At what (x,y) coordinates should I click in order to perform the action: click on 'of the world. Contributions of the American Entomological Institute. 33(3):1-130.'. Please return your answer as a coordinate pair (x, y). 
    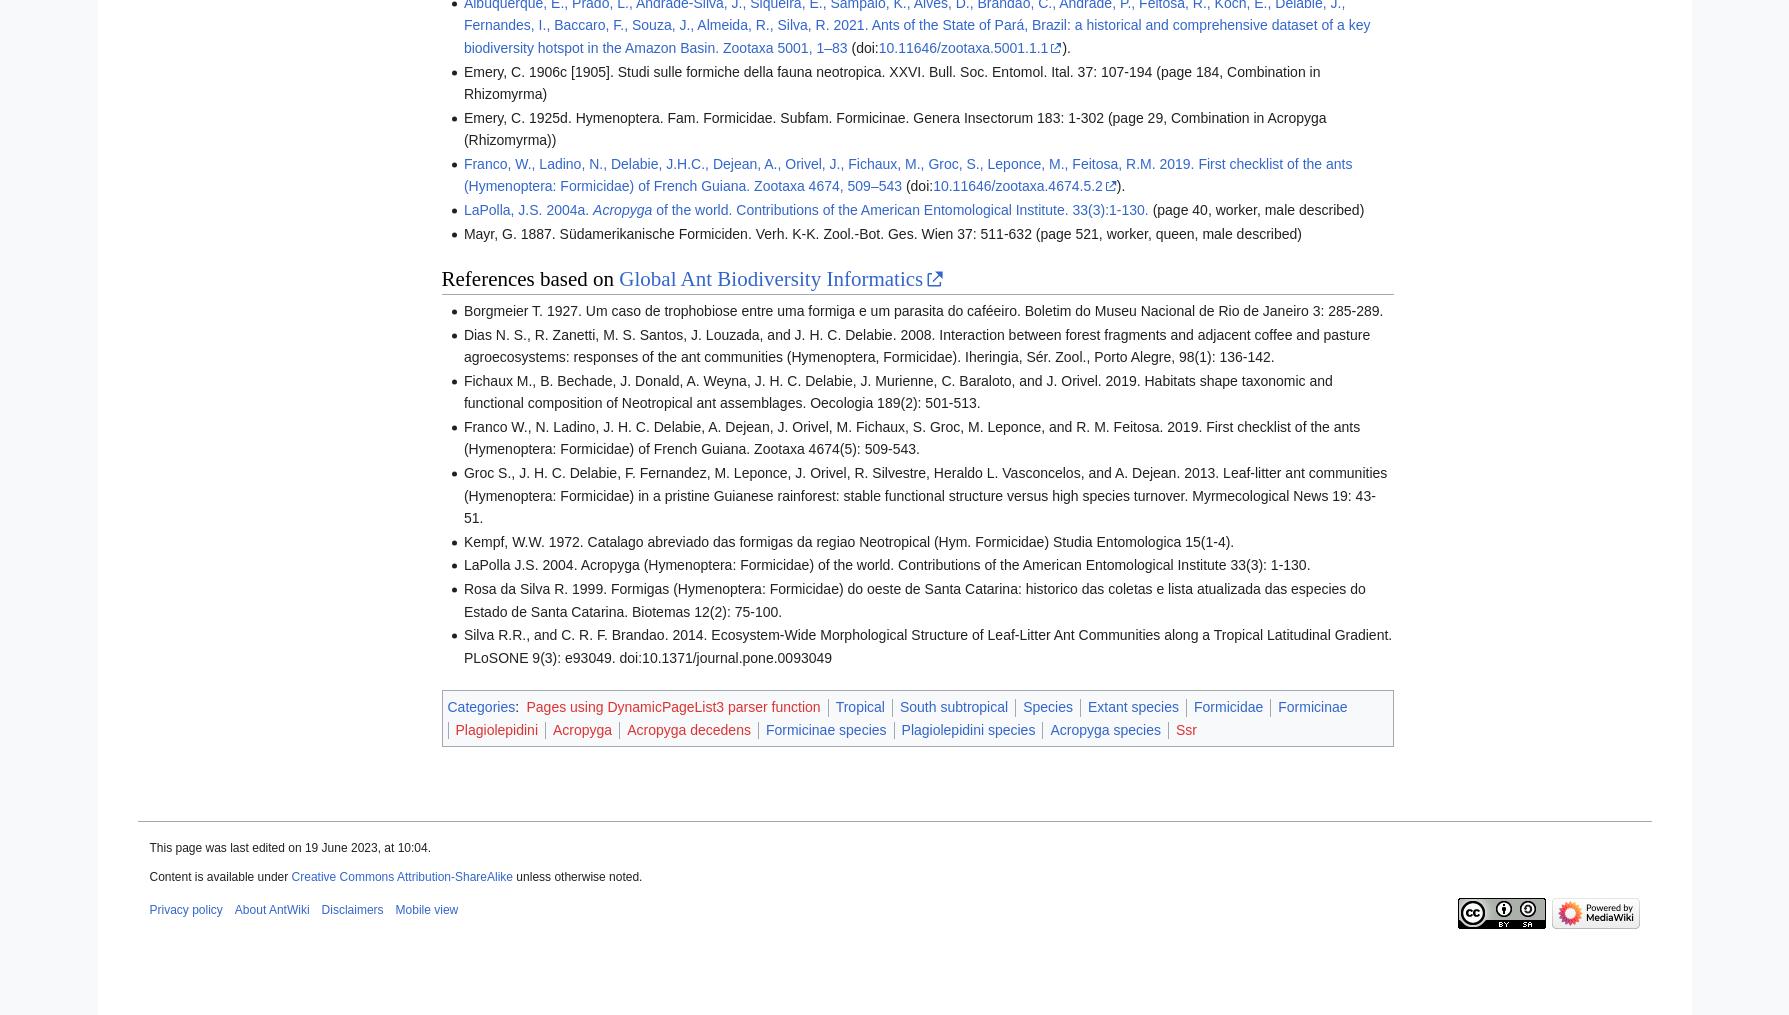
    Looking at the image, I should click on (899, 209).